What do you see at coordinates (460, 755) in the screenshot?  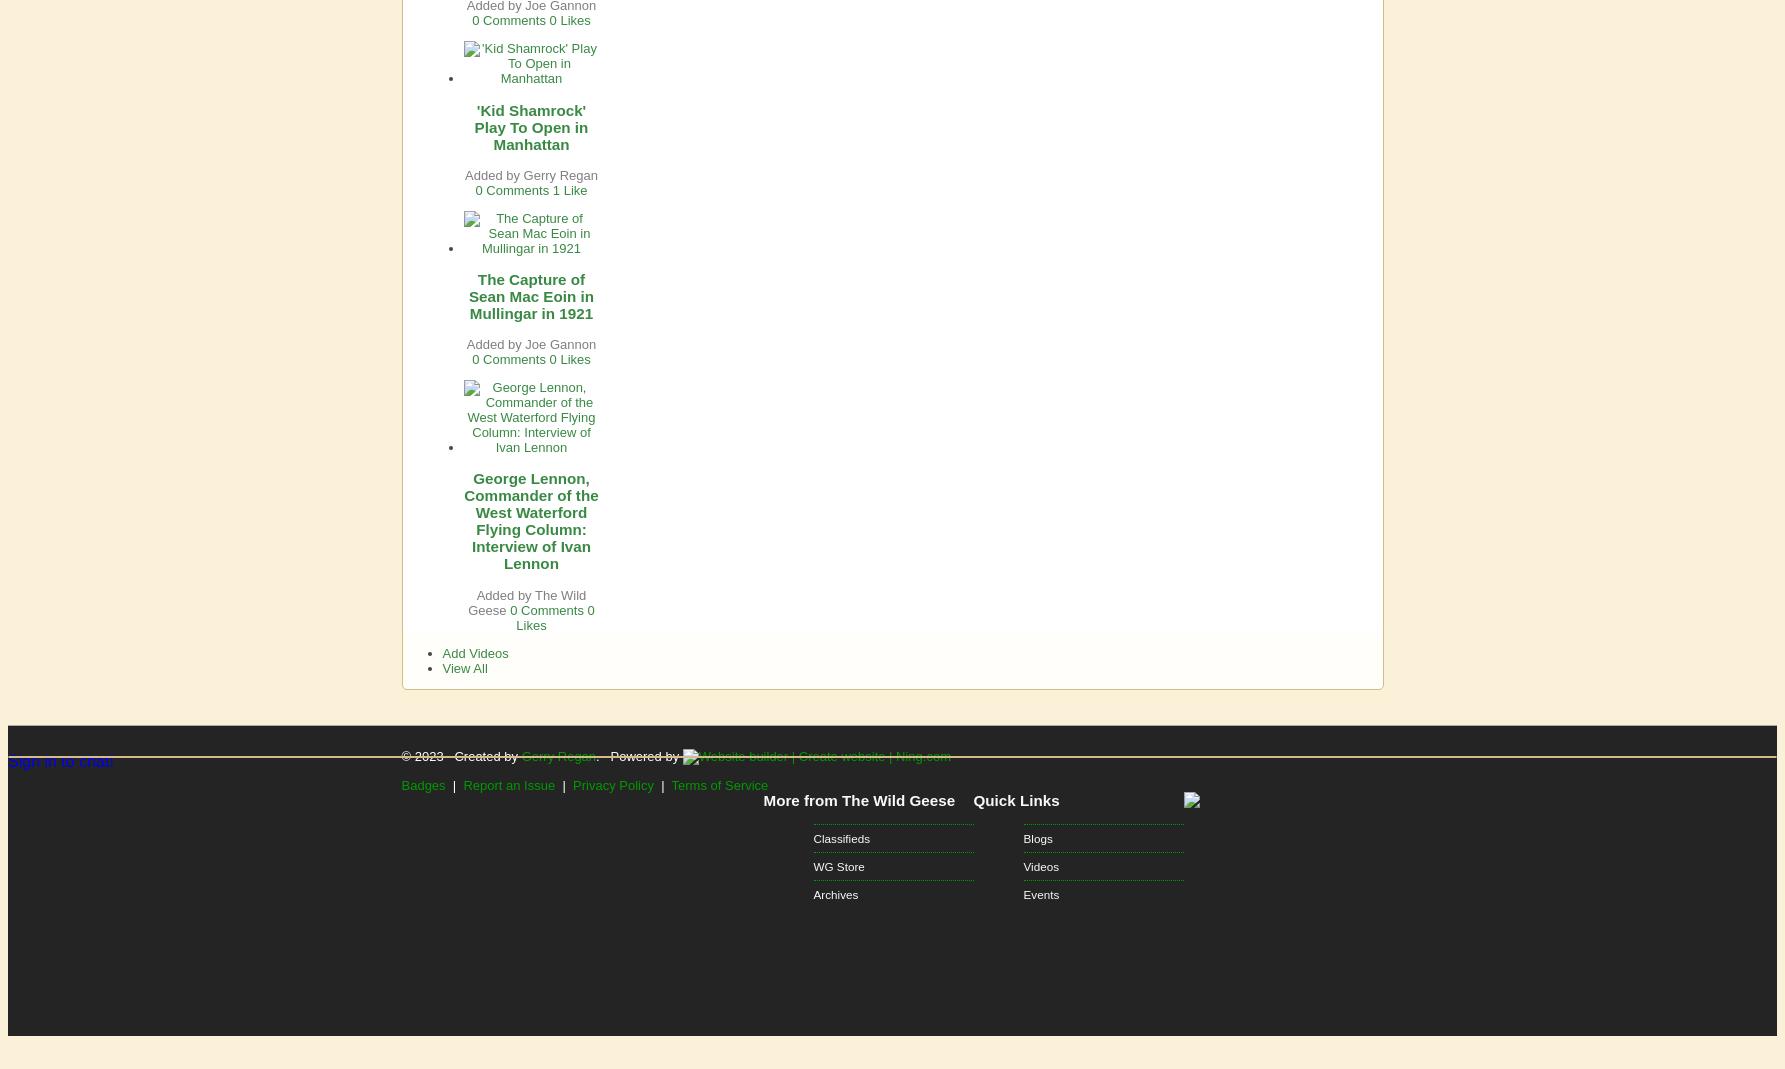 I see `'© 2023               Created by'` at bounding box center [460, 755].